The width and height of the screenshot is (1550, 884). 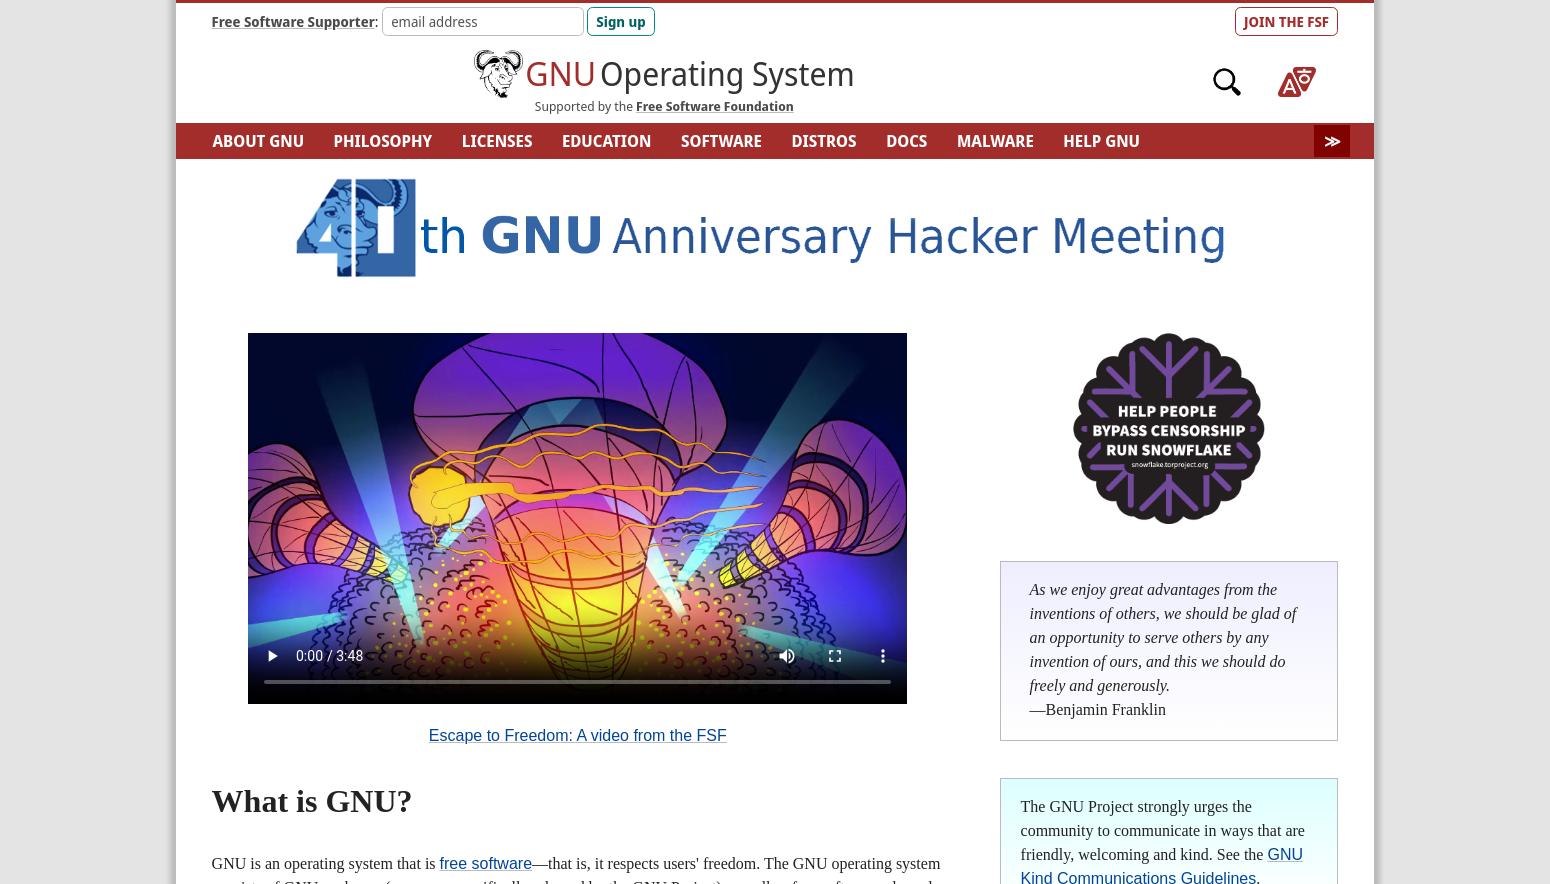 What do you see at coordinates (292, 20) in the screenshot?
I see `'Free Software Supporter'` at bounding box center [292, 20].